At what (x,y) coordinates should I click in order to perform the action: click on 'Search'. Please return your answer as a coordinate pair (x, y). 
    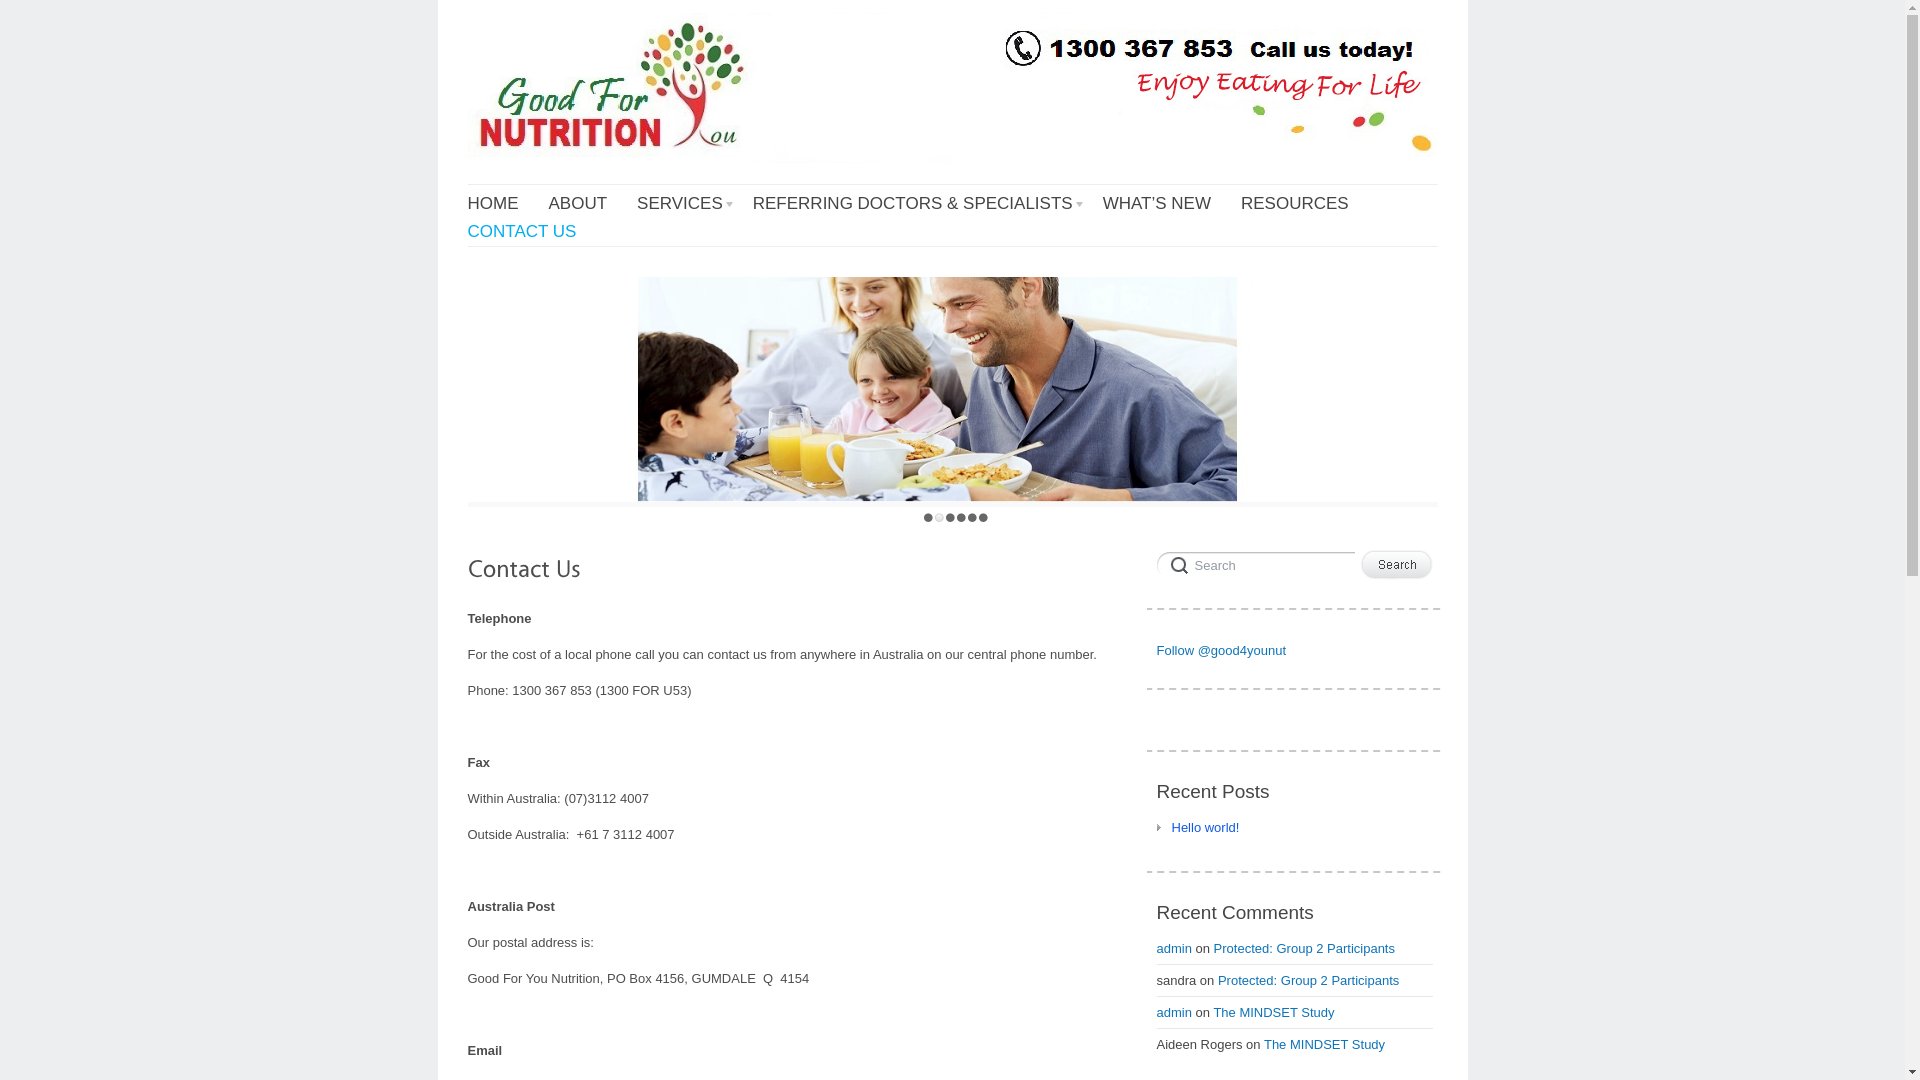
    Looking at the image, I should click on (1253, 563).